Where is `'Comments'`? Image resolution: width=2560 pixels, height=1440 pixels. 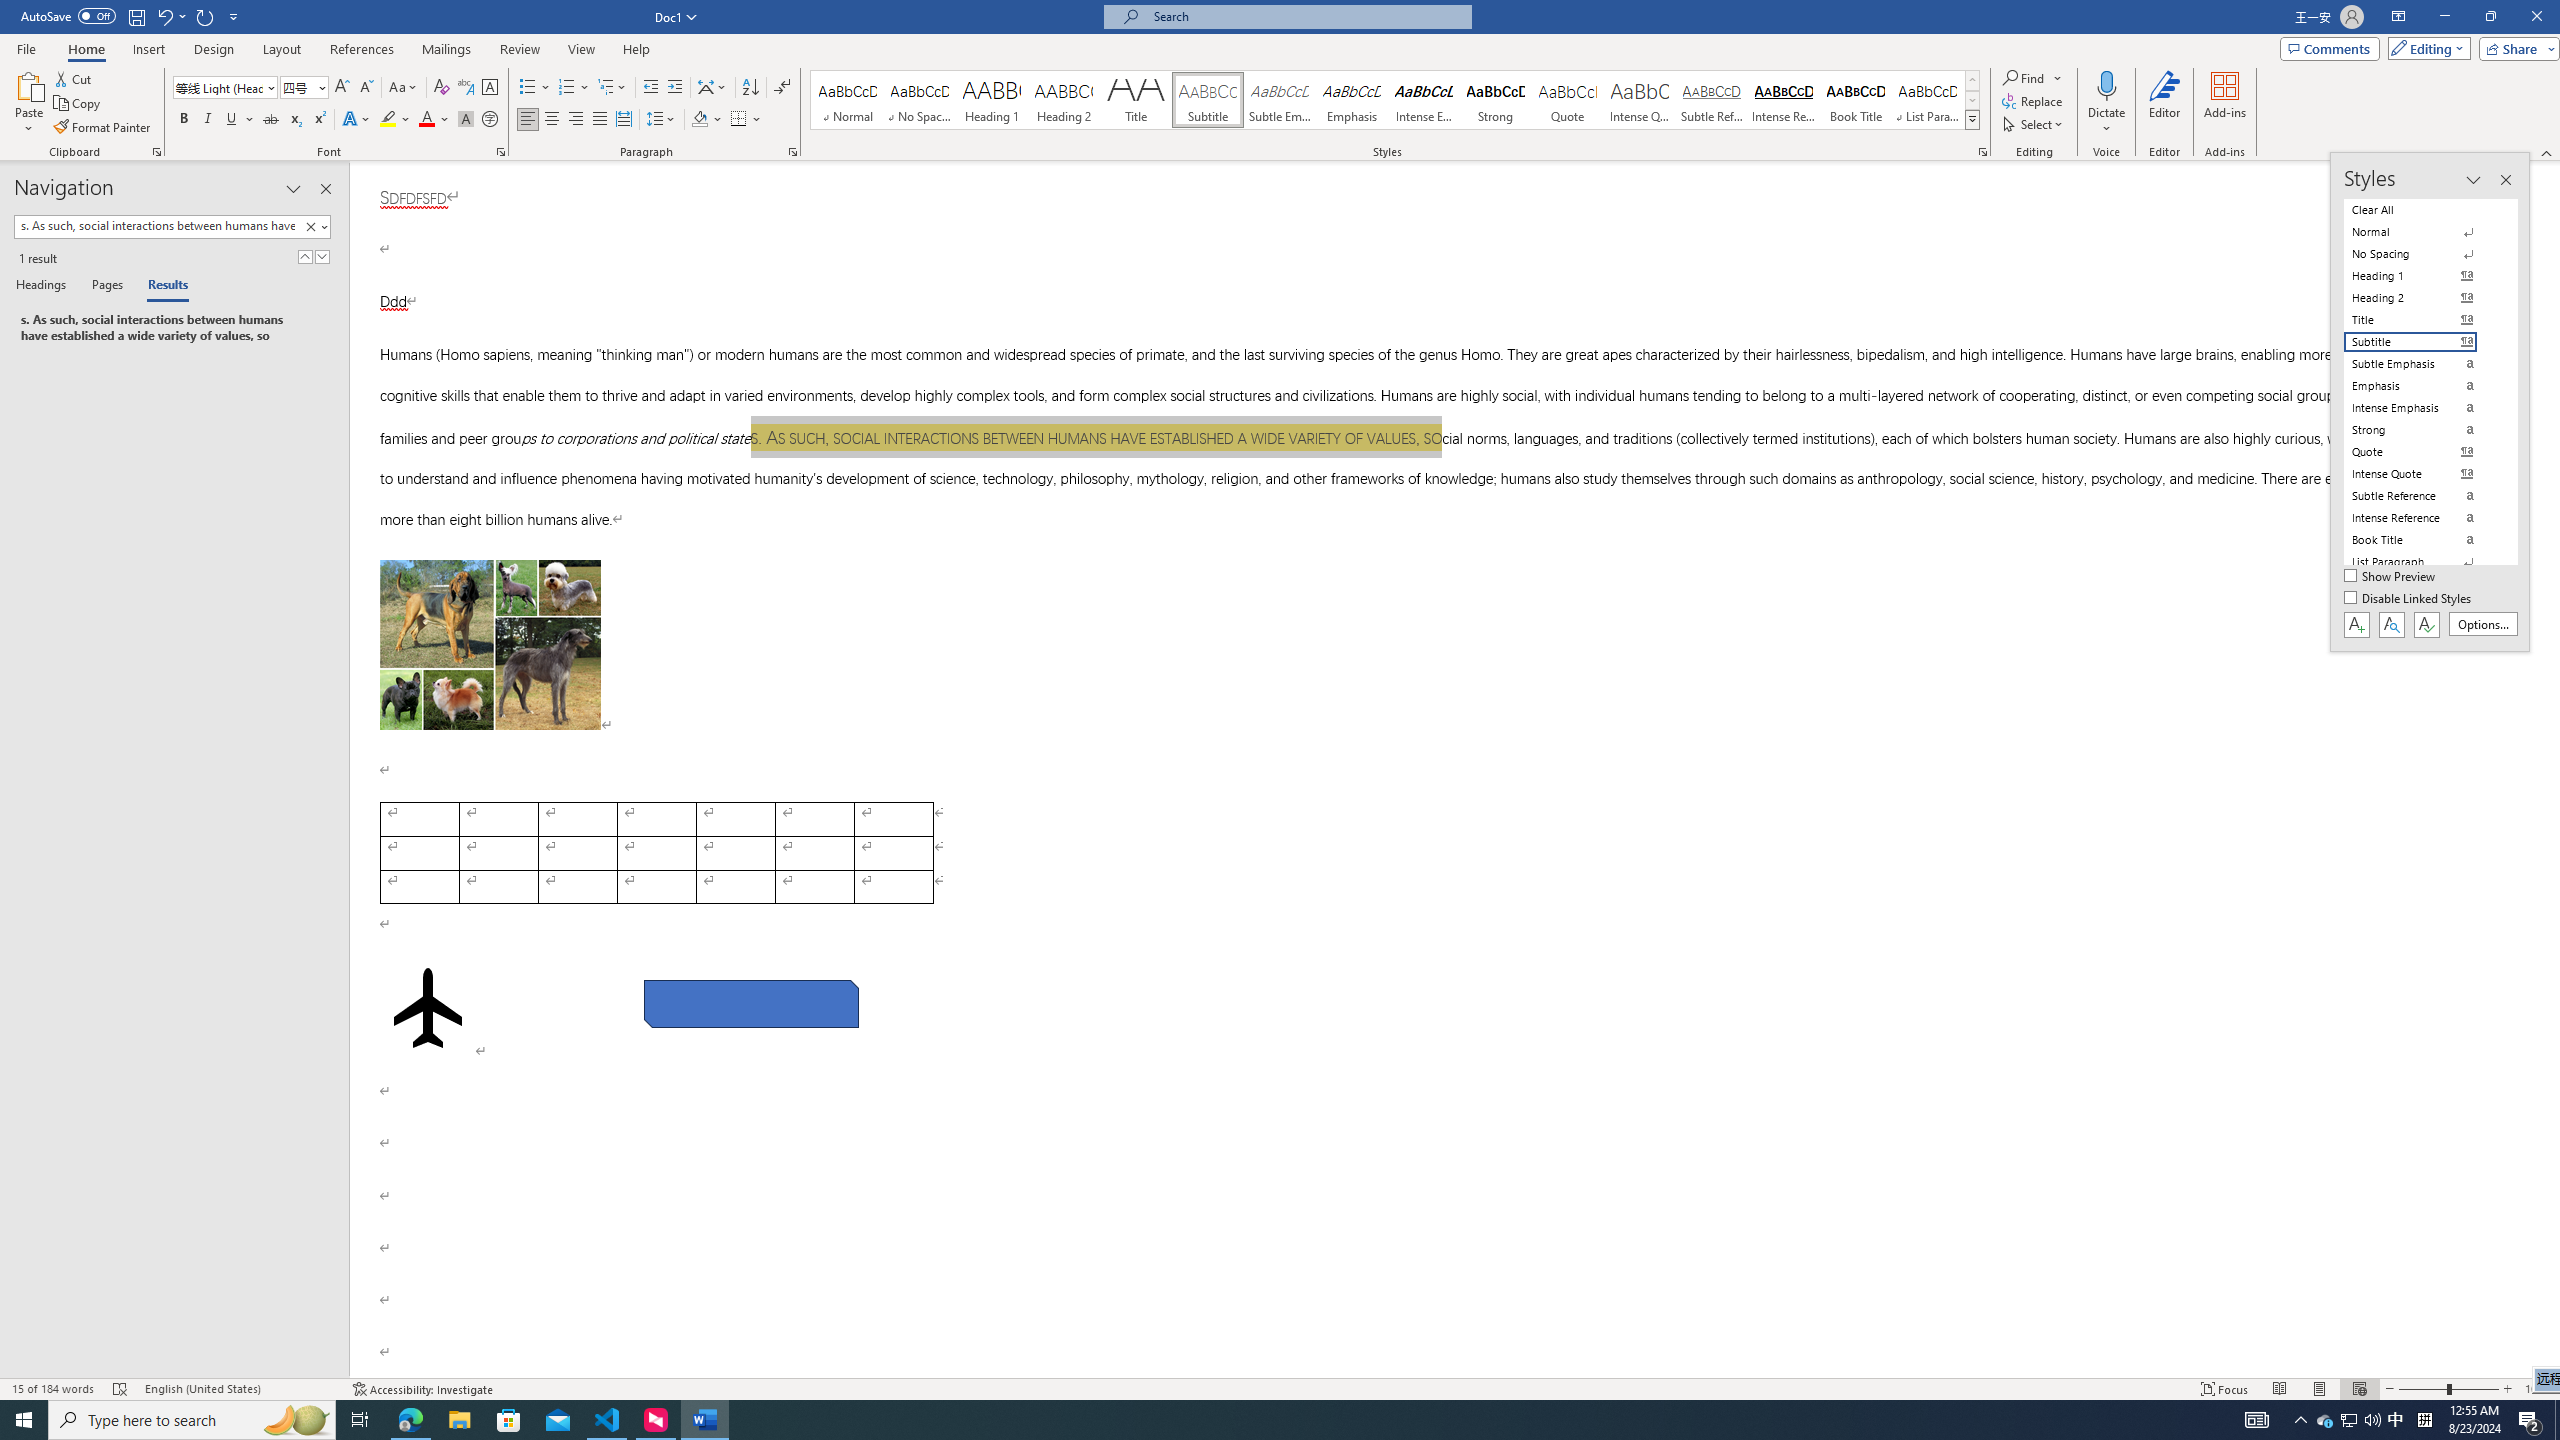
'Comments' is located at coordinates (2329, 47).